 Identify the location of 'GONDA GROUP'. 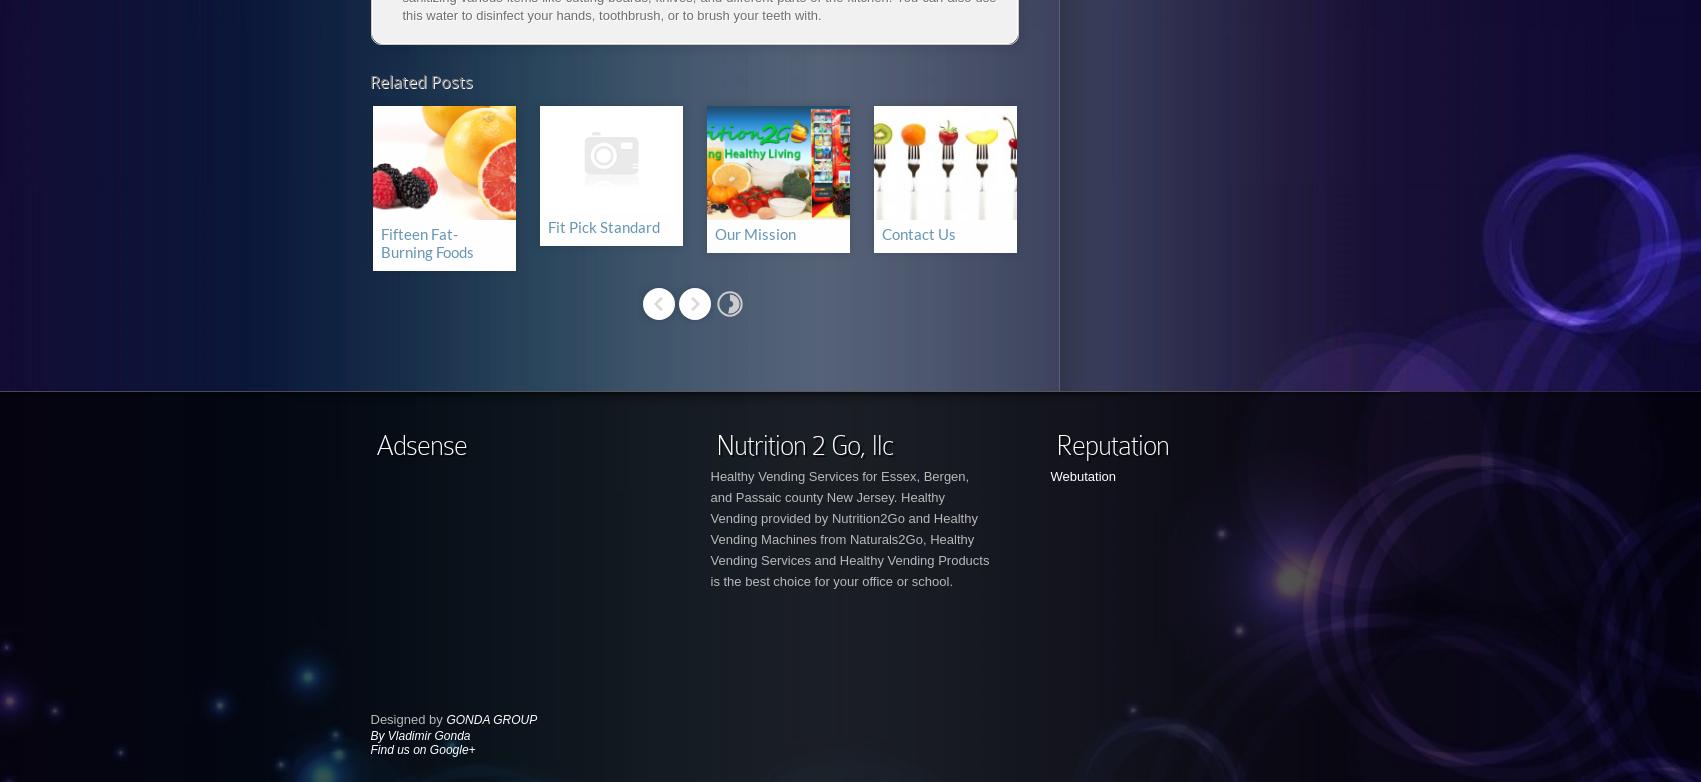
(445, 718).